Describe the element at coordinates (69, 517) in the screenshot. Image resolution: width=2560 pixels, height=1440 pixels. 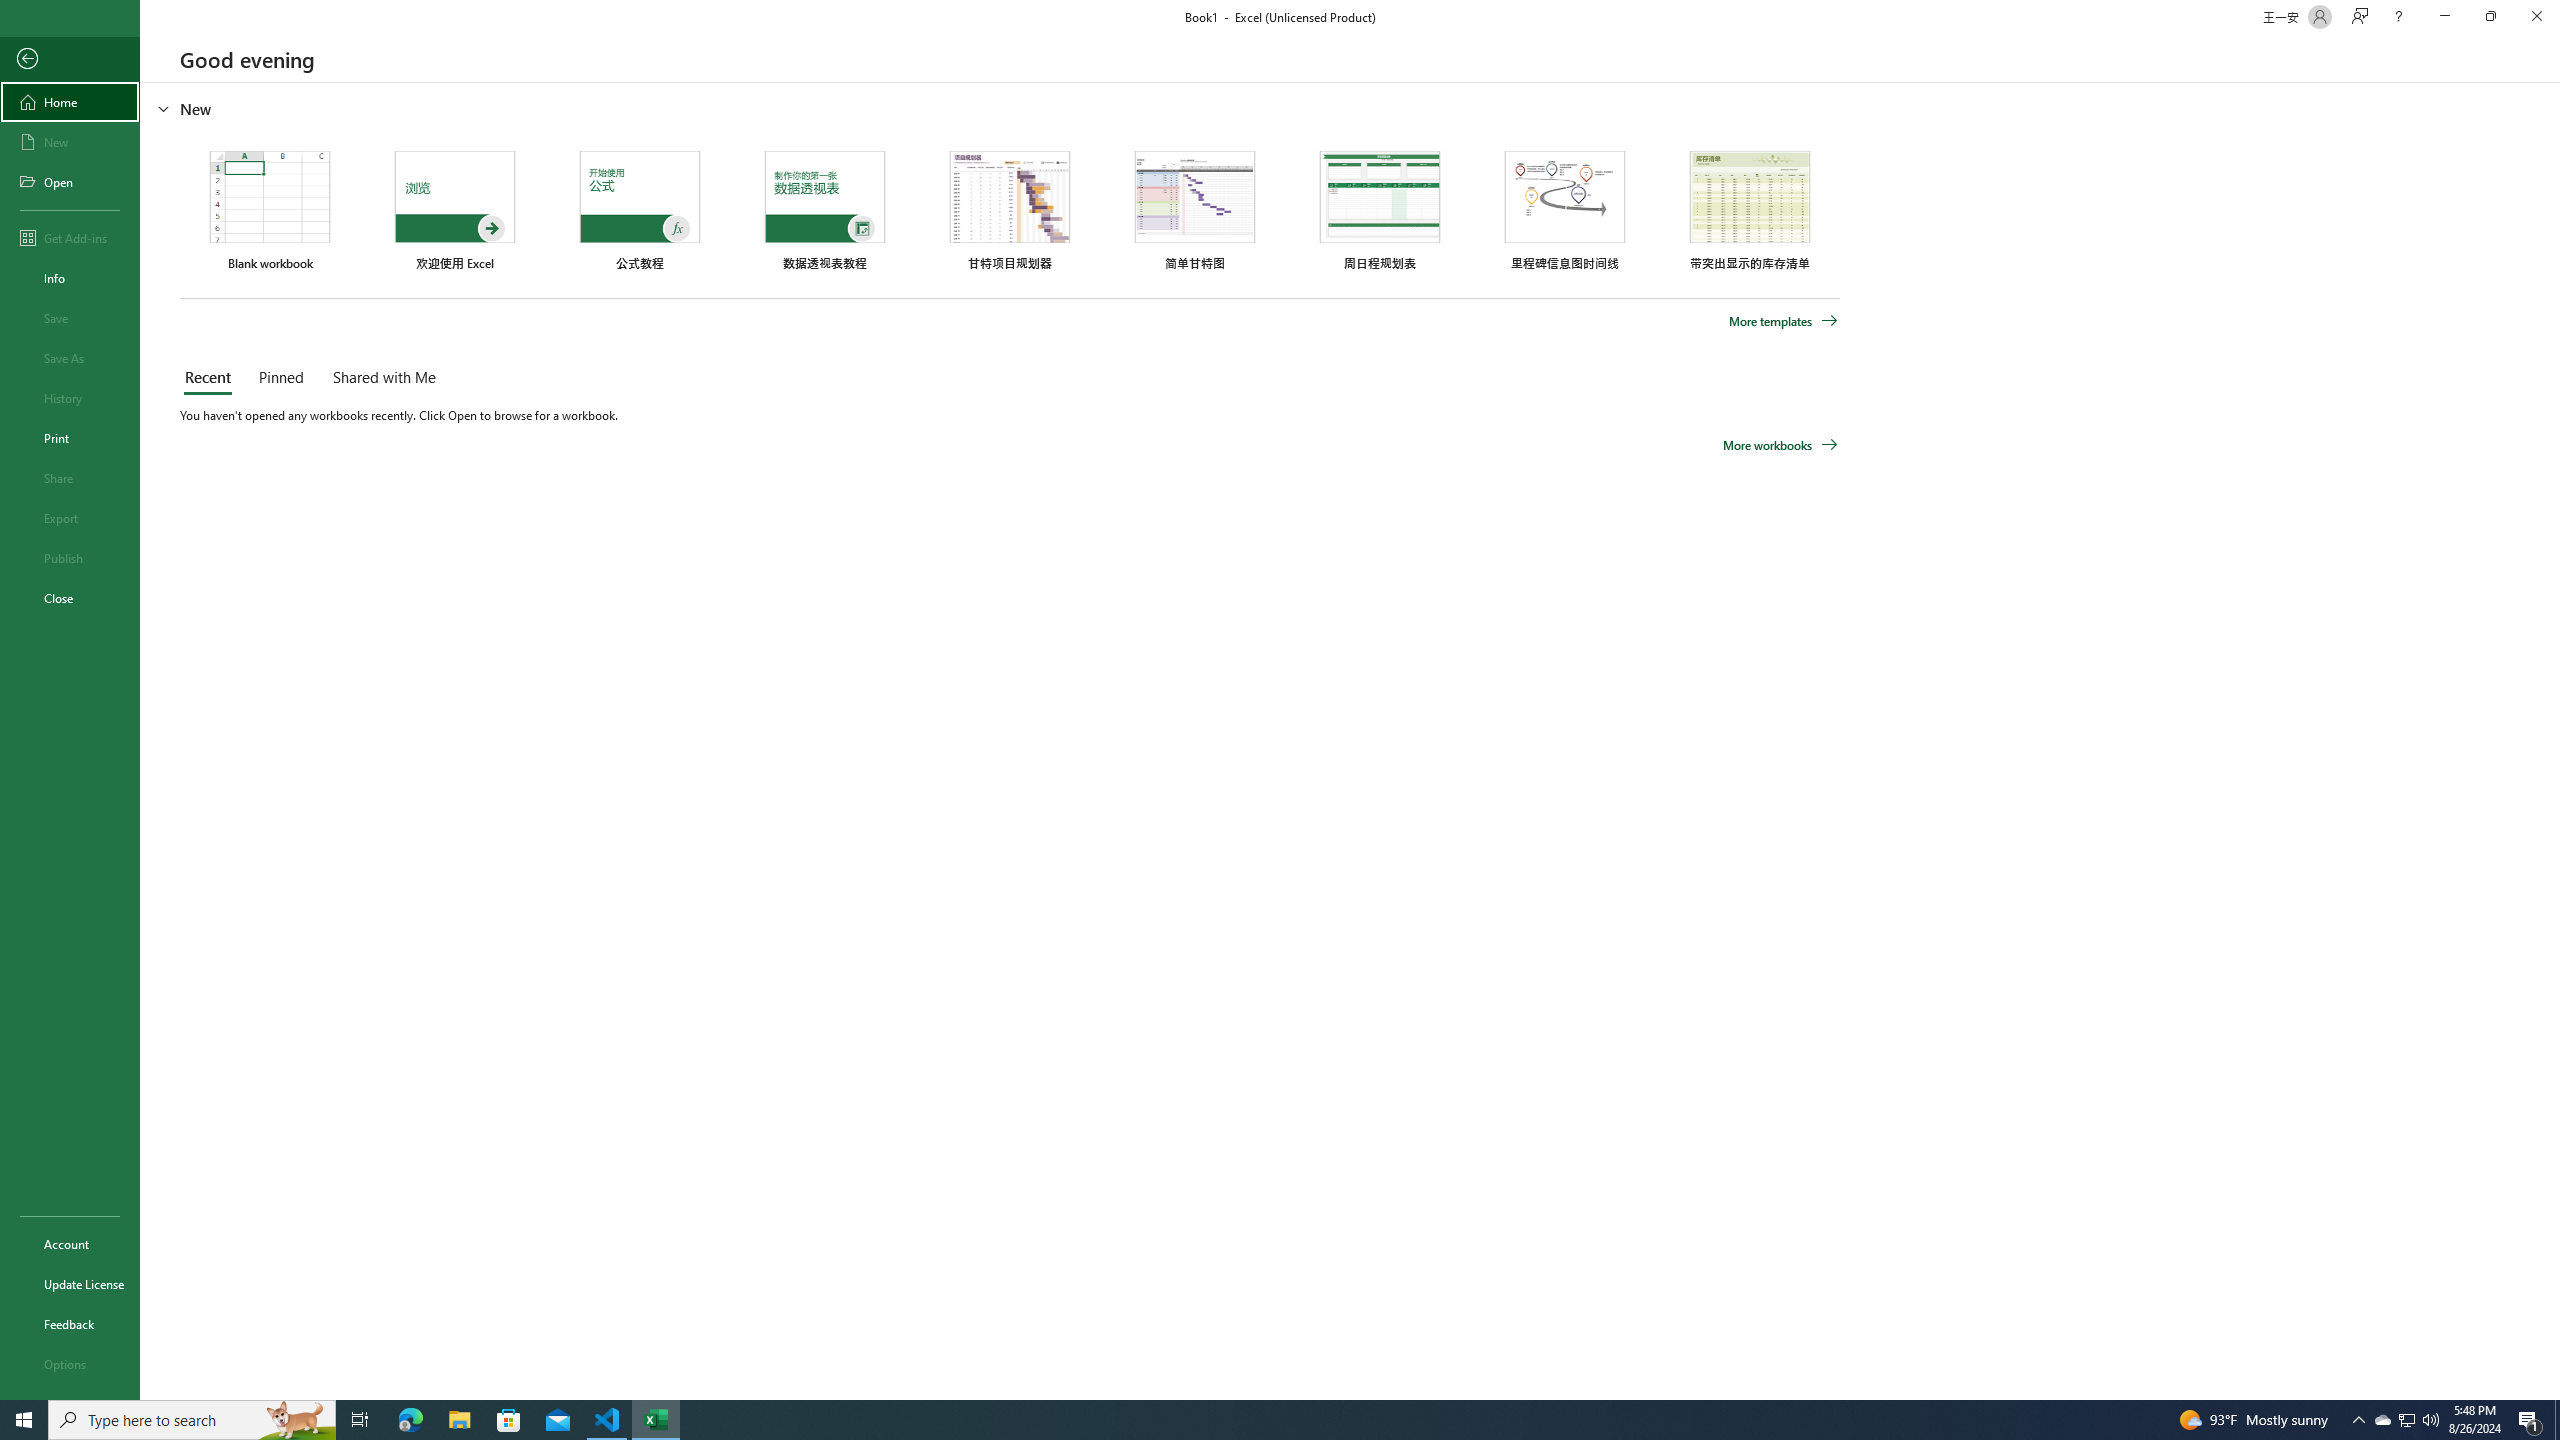
I see `'Export'` at that location.